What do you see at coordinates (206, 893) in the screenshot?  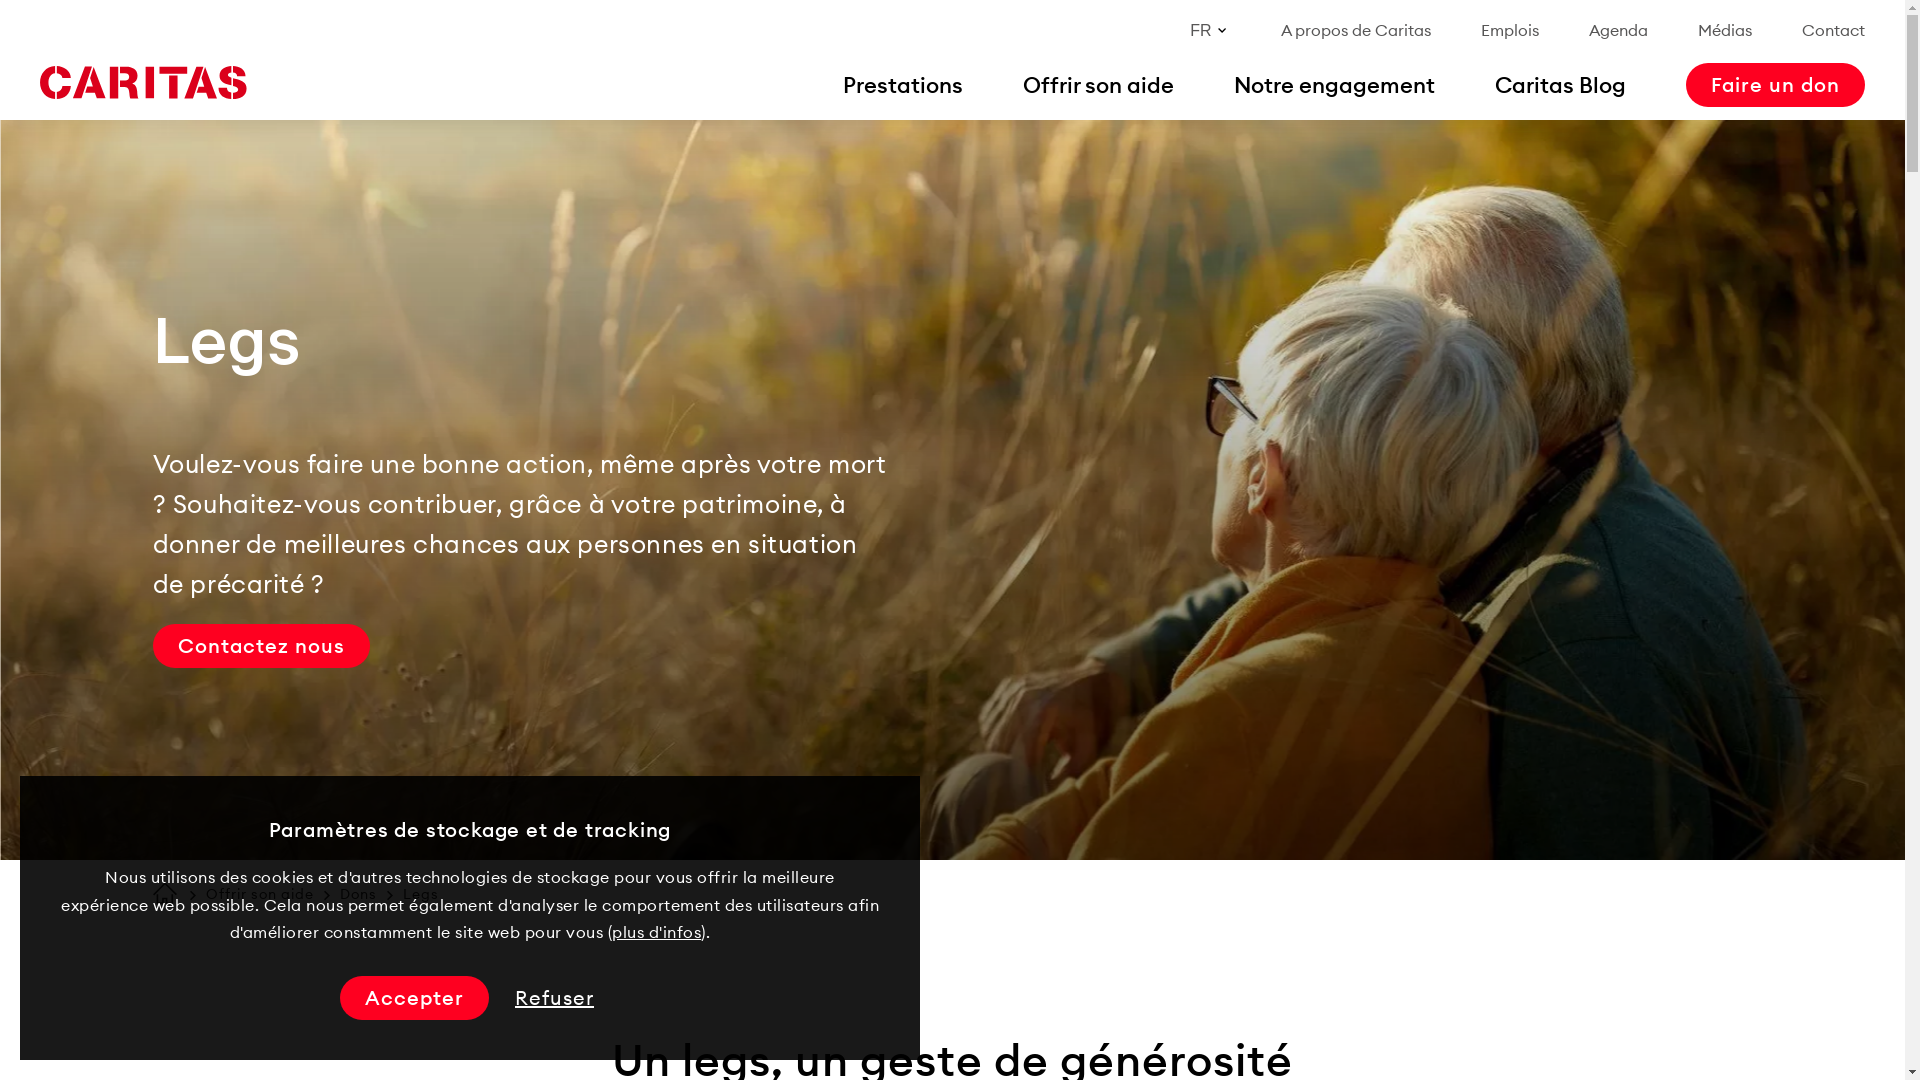 I see `'Offrir son aide'` at bounding box center [206, 893].